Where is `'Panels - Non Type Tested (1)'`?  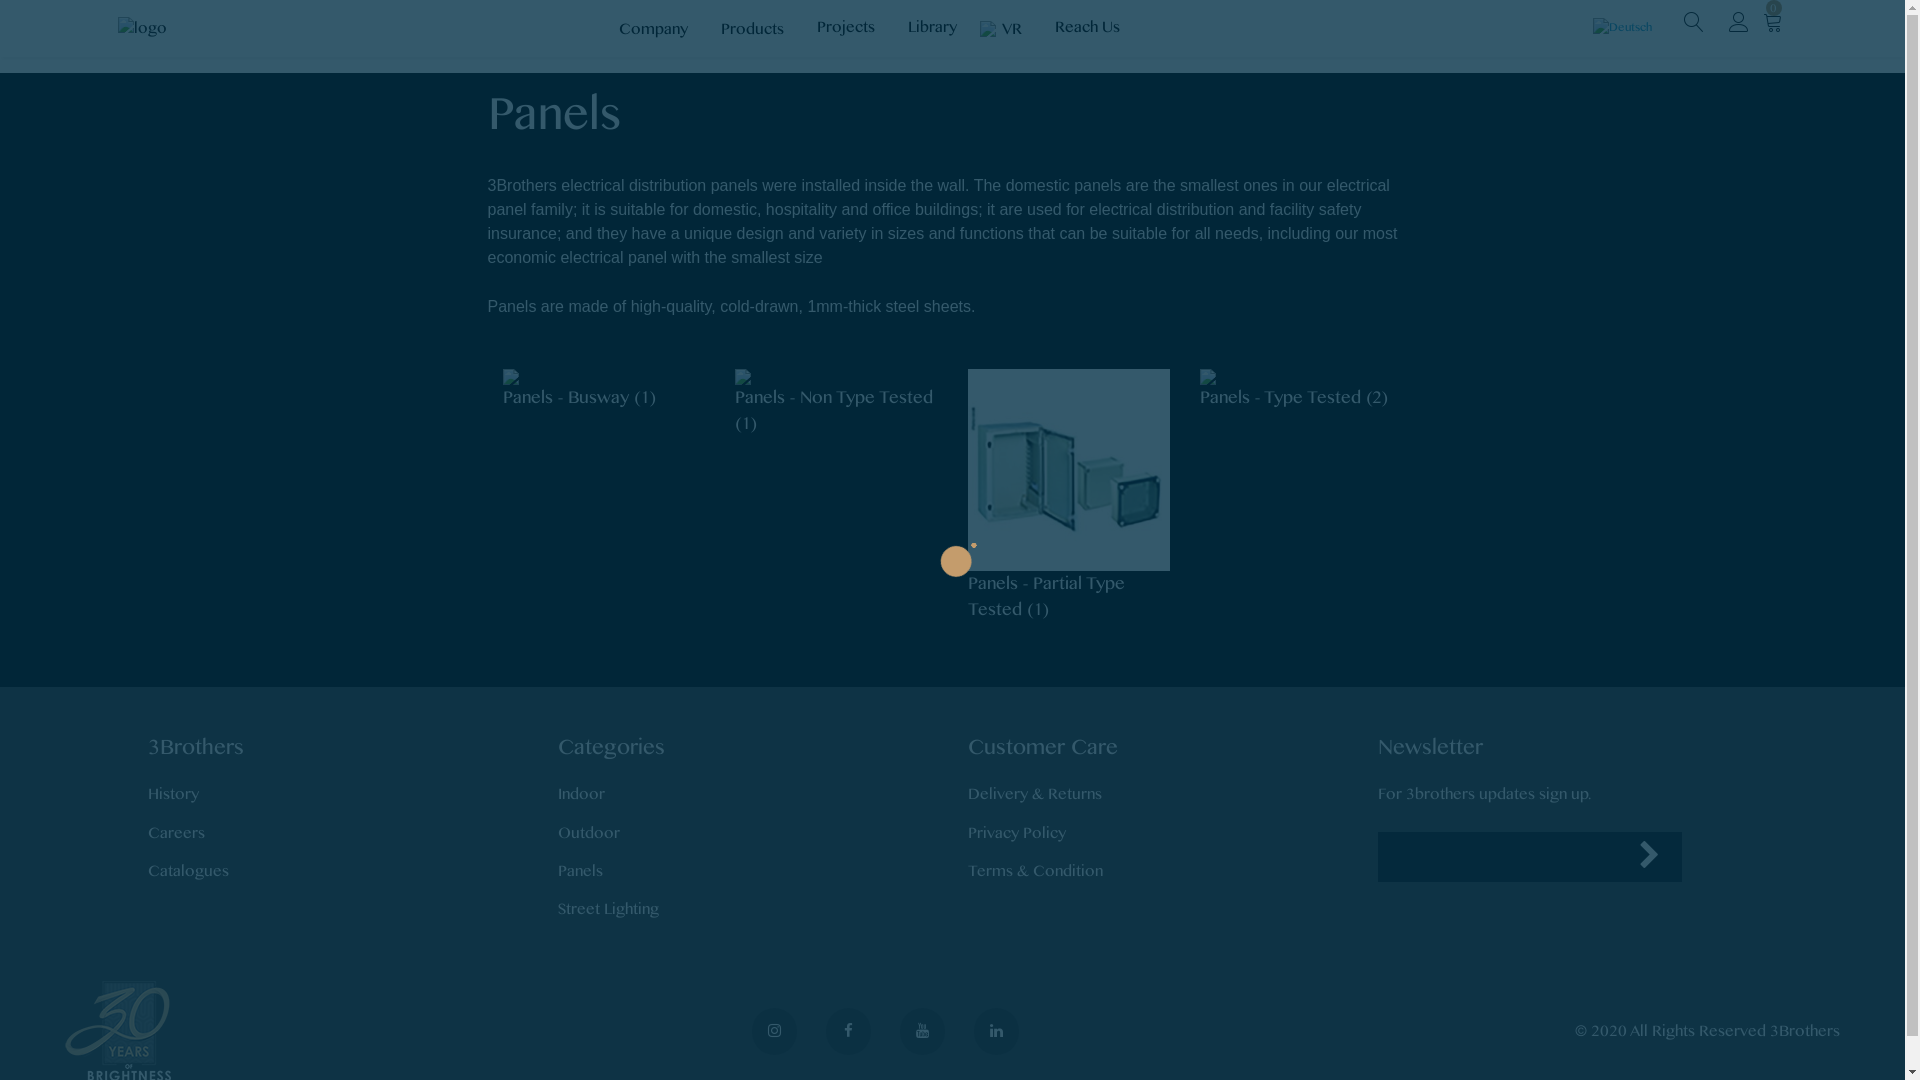
'Panels - Non Type Tested (1)' is located at coordinates (733, 401).